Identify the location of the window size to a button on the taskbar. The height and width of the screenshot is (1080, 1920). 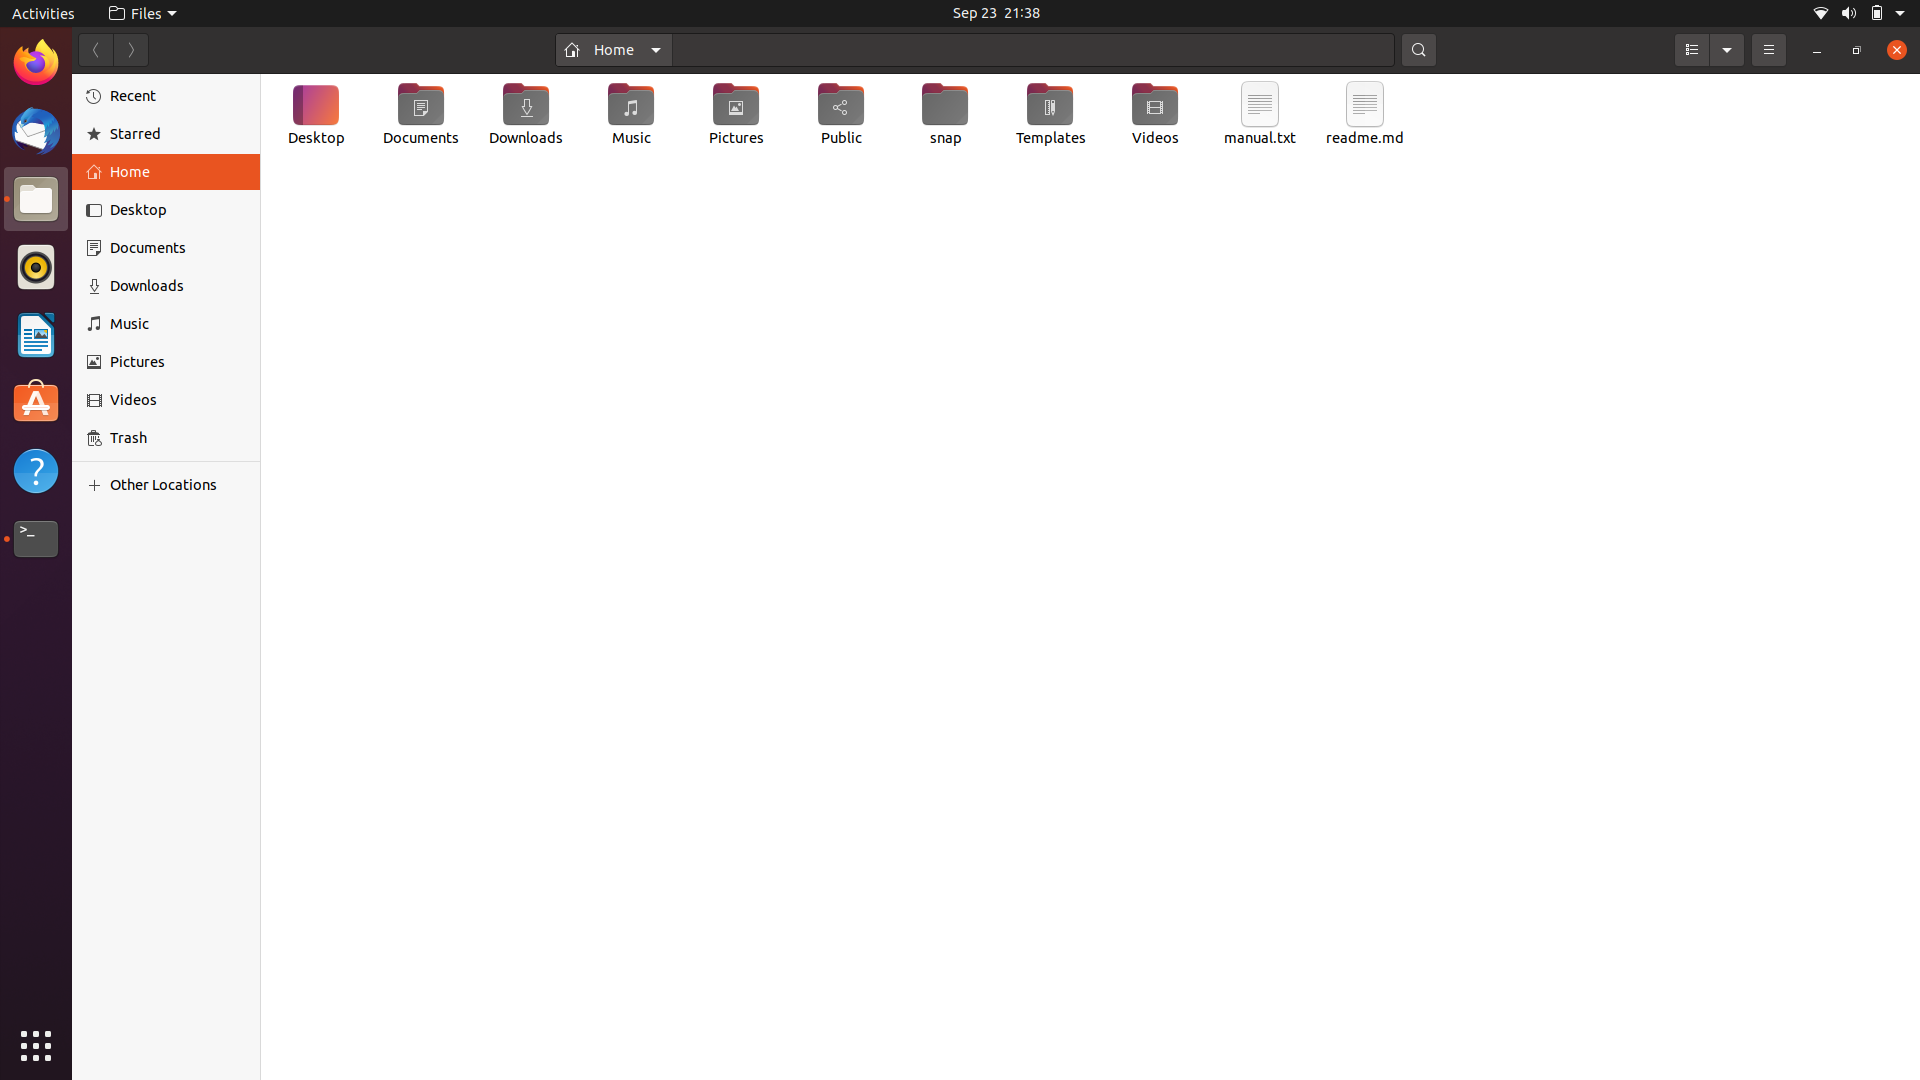
(1816, 49).